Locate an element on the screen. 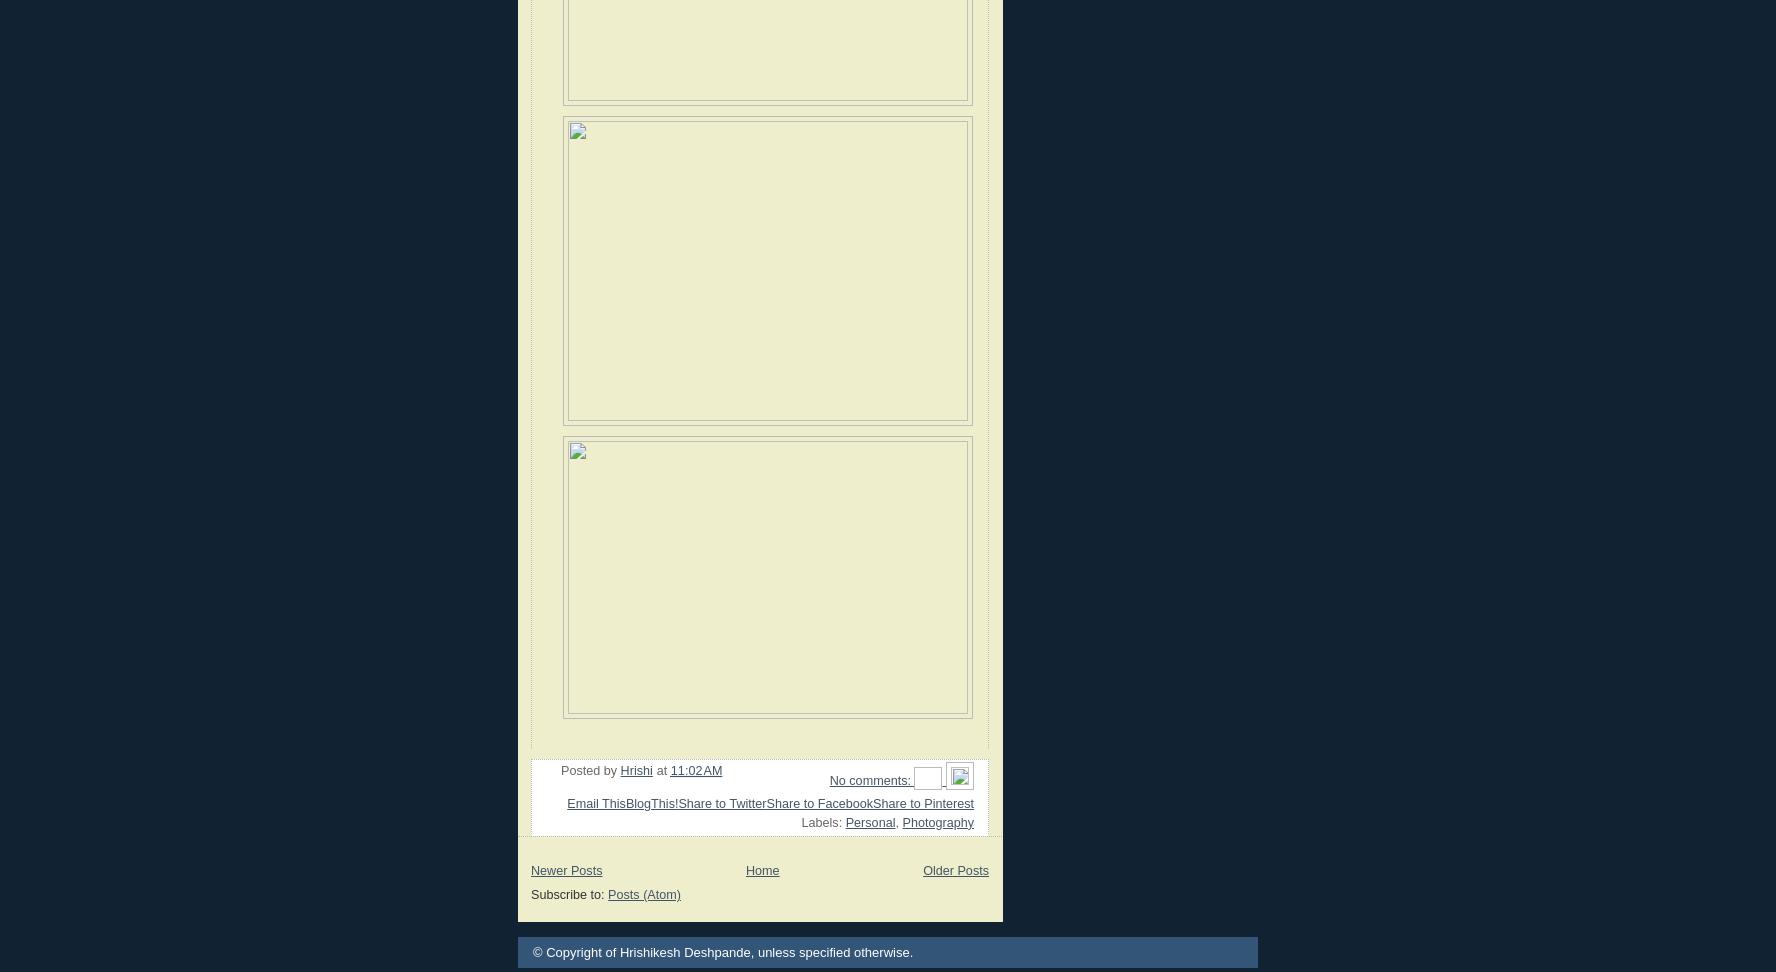  'Email This' is located at coordinates (595, 801).